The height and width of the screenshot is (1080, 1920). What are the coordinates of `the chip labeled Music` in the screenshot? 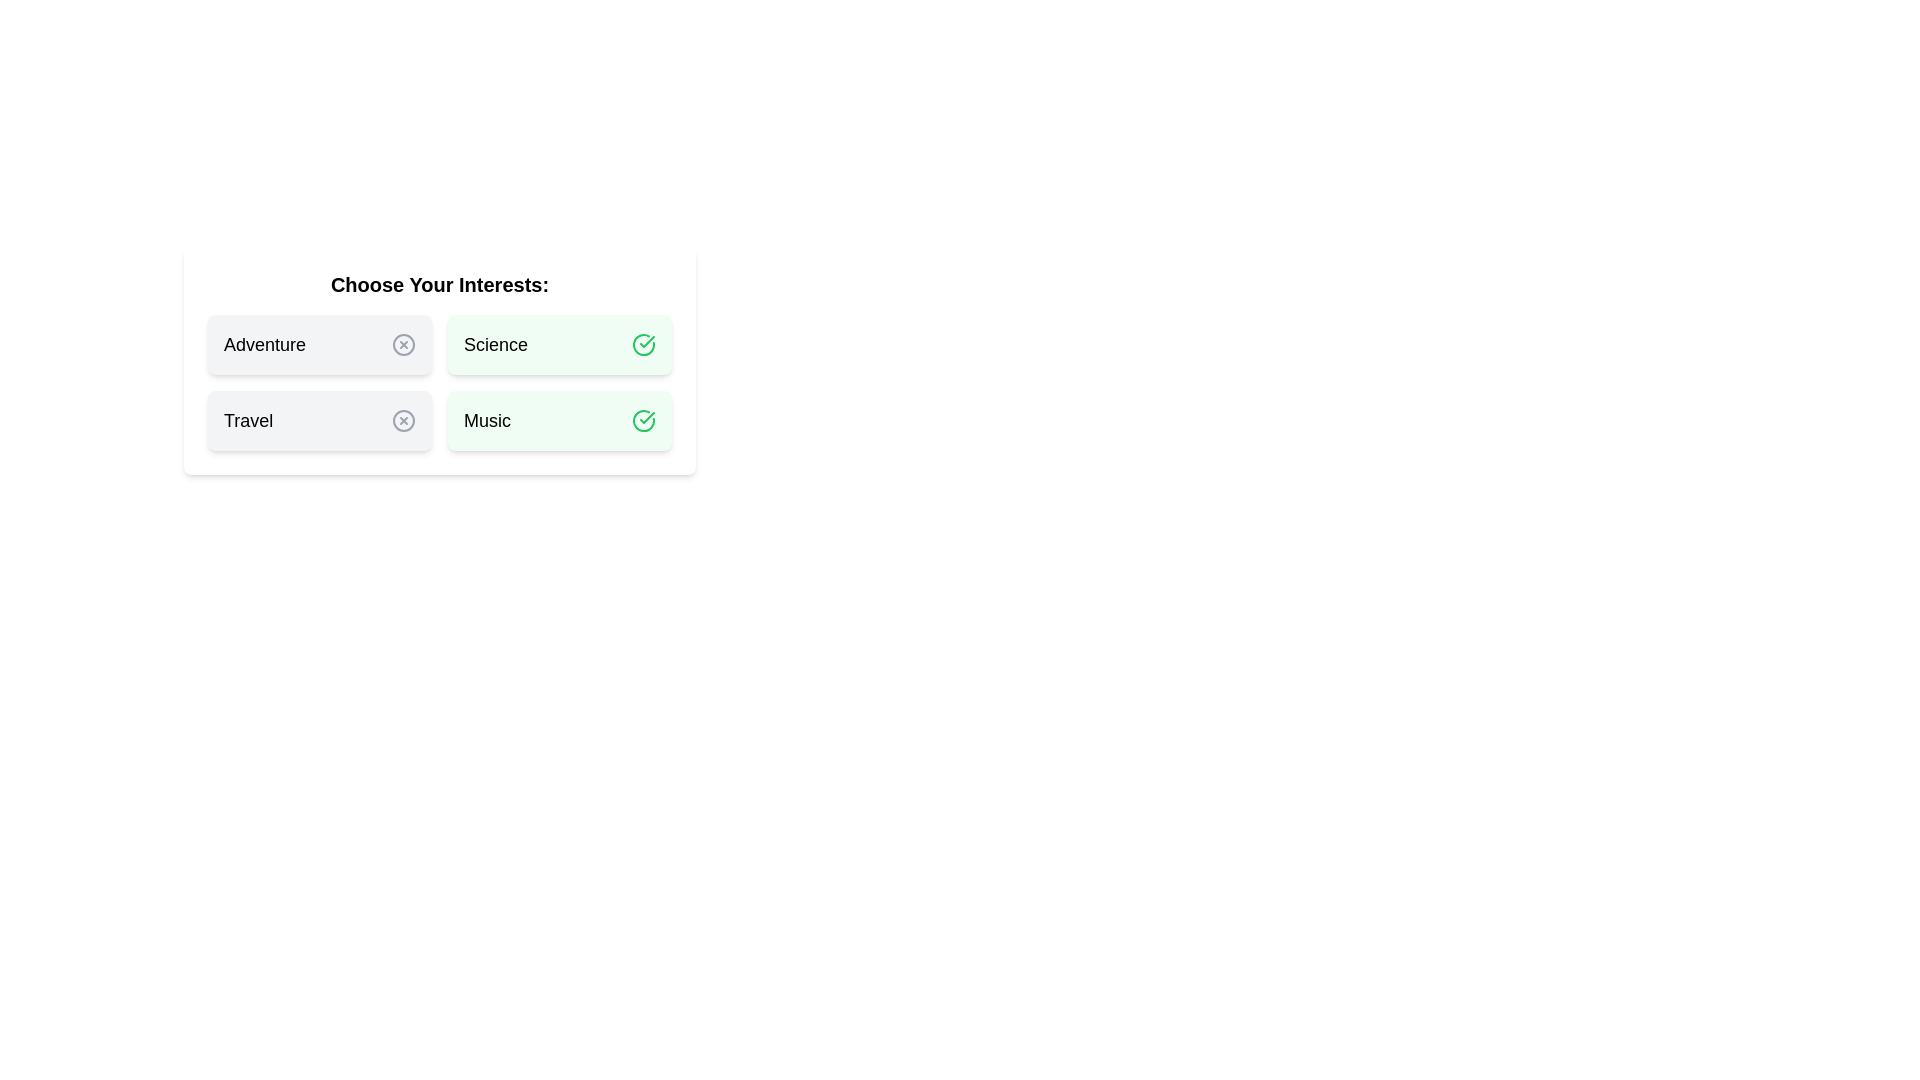 It's located at (560, 419).